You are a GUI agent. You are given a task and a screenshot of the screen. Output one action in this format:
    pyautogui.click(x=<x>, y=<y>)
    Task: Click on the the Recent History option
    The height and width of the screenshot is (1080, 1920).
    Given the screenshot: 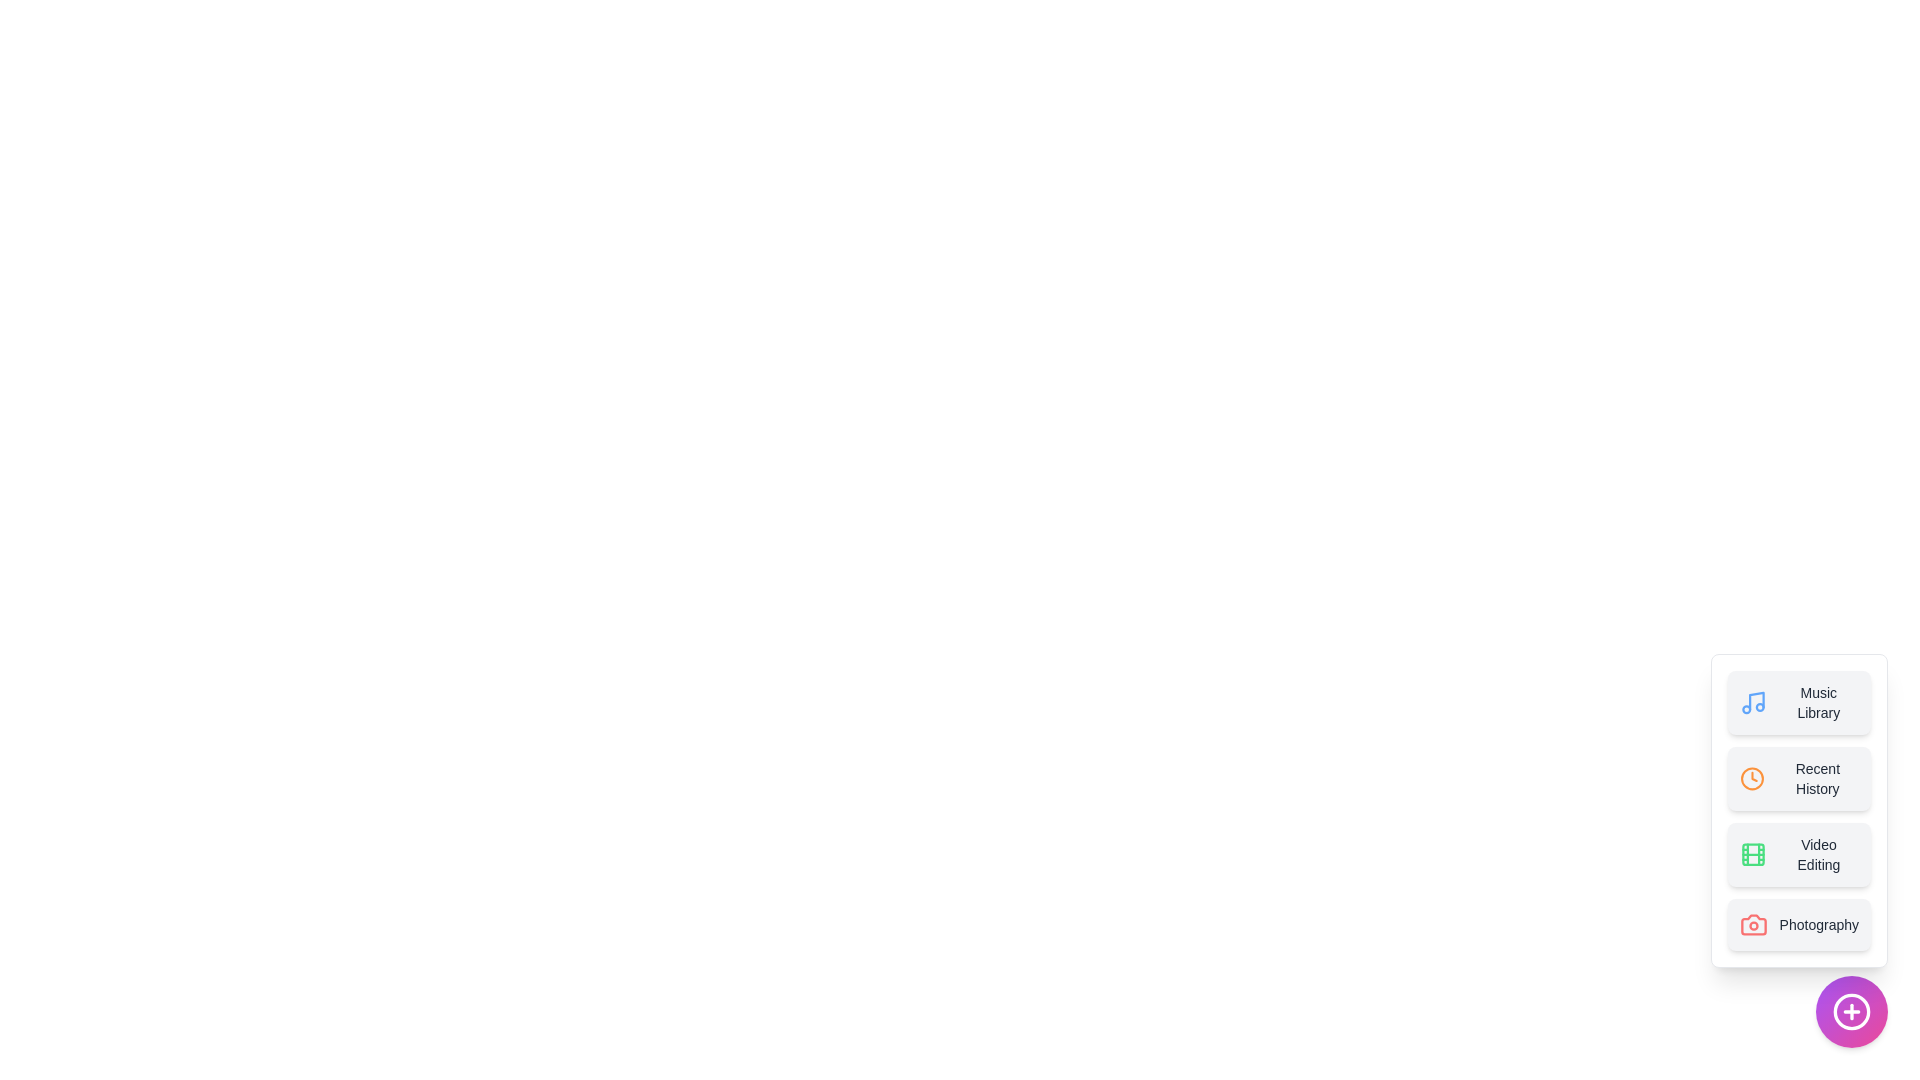 What is the action you would take?
    pyautogui.click(x=1799, y=778)
    